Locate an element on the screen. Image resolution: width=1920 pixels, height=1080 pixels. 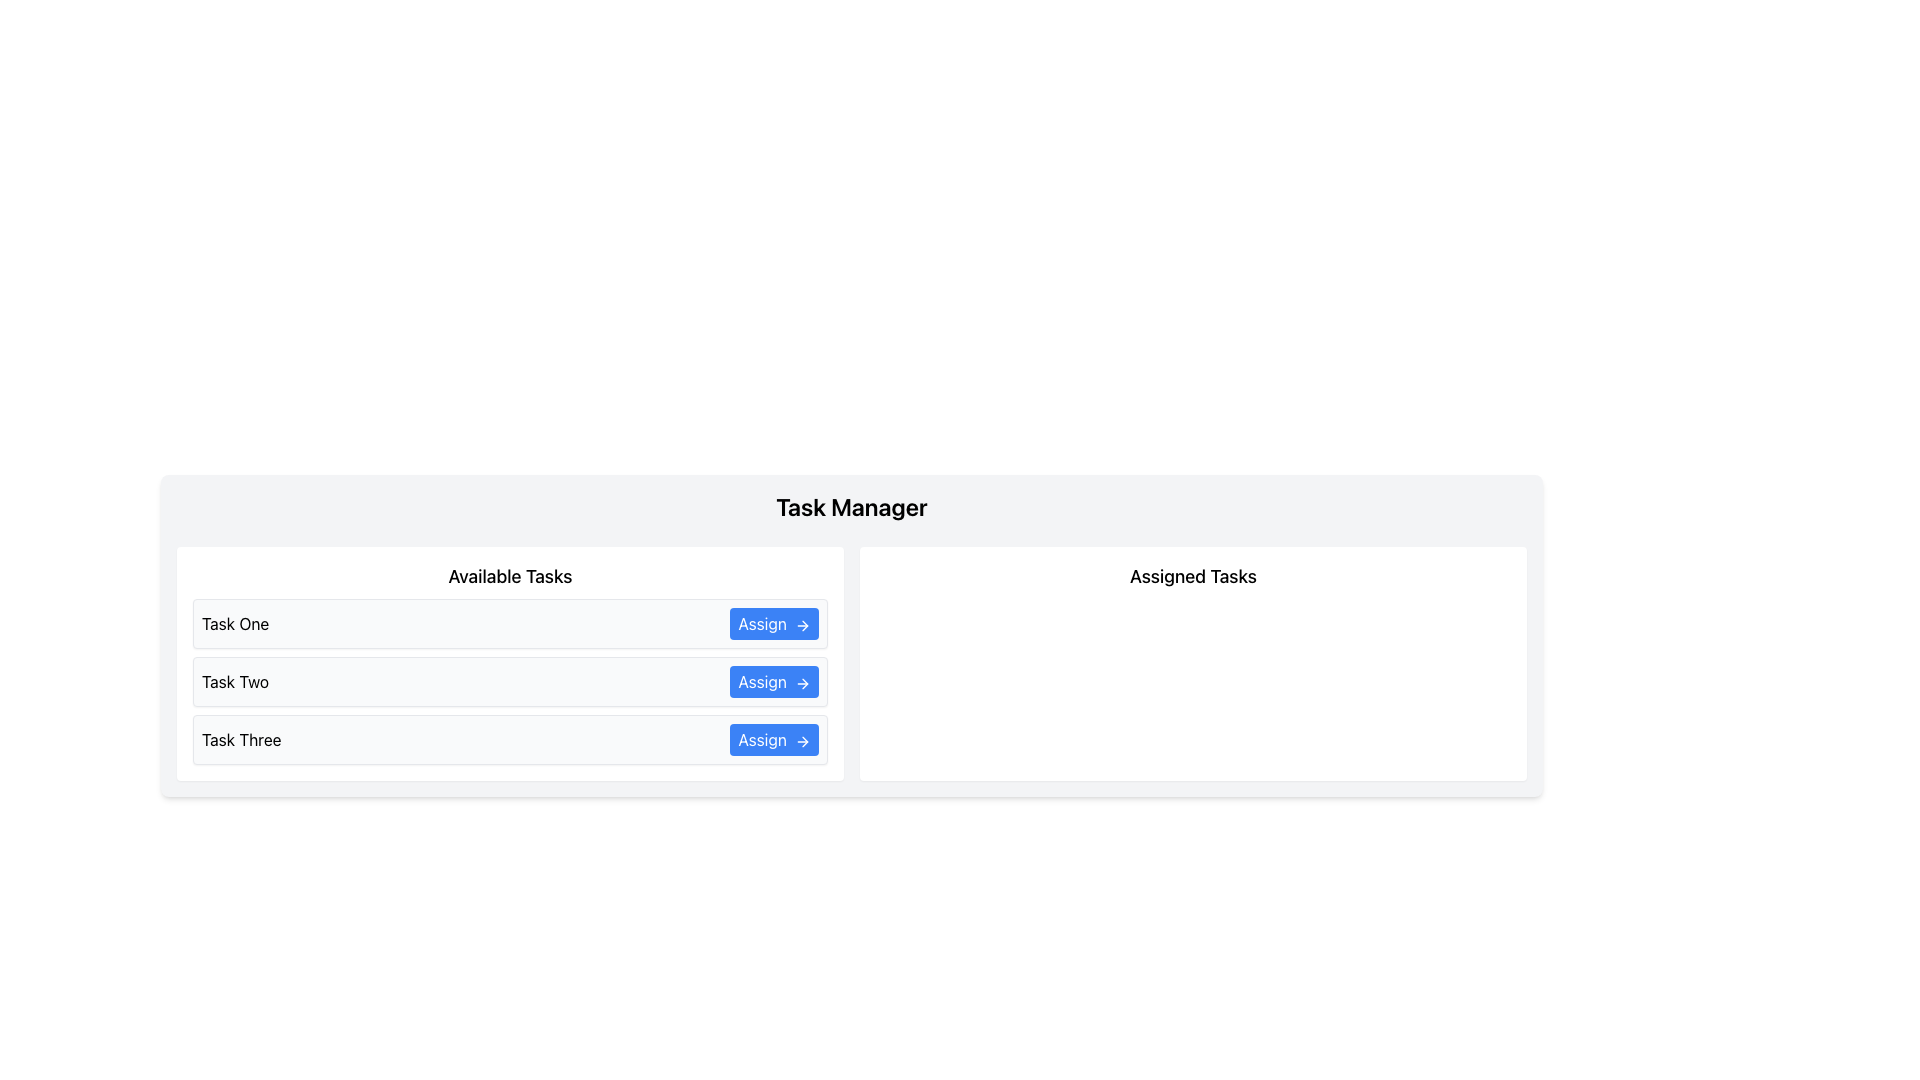
the right-pointing arrow icon with a blue background that is part of the 'Assign' button in the 'Available Tasks' section is located at coordinates (802, 681).